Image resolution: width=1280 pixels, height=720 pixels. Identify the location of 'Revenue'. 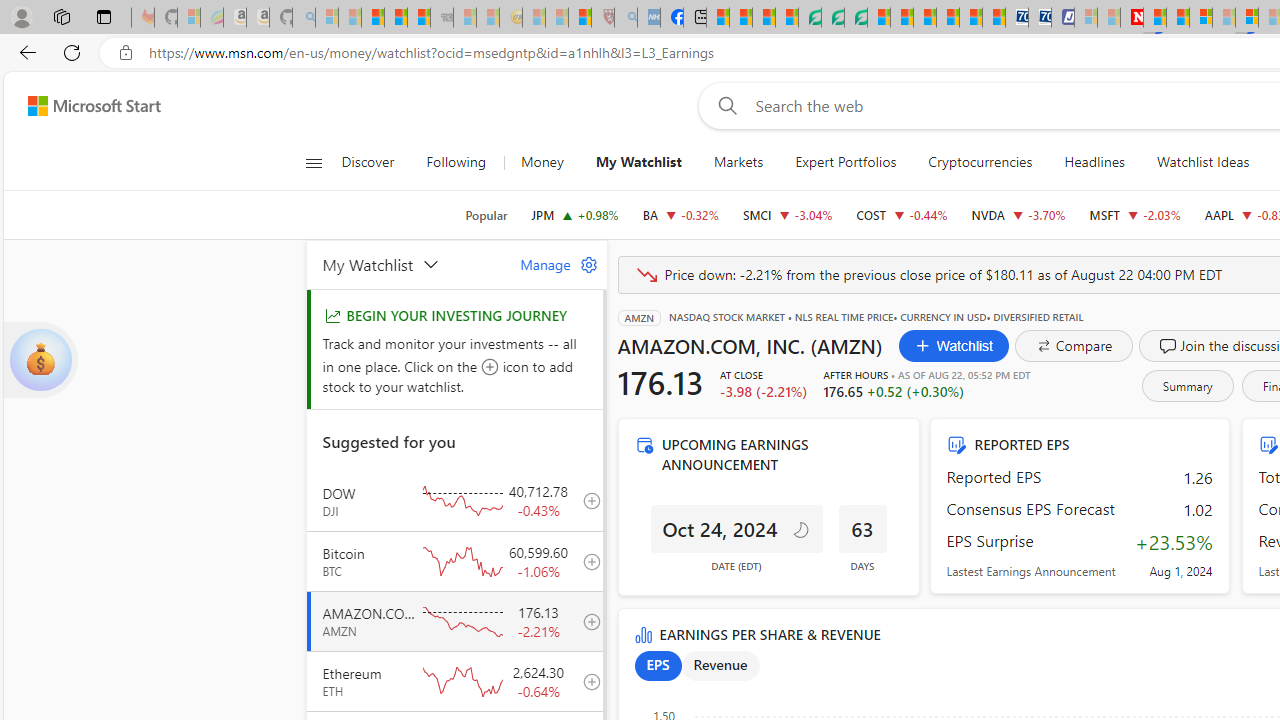
(720, 666).